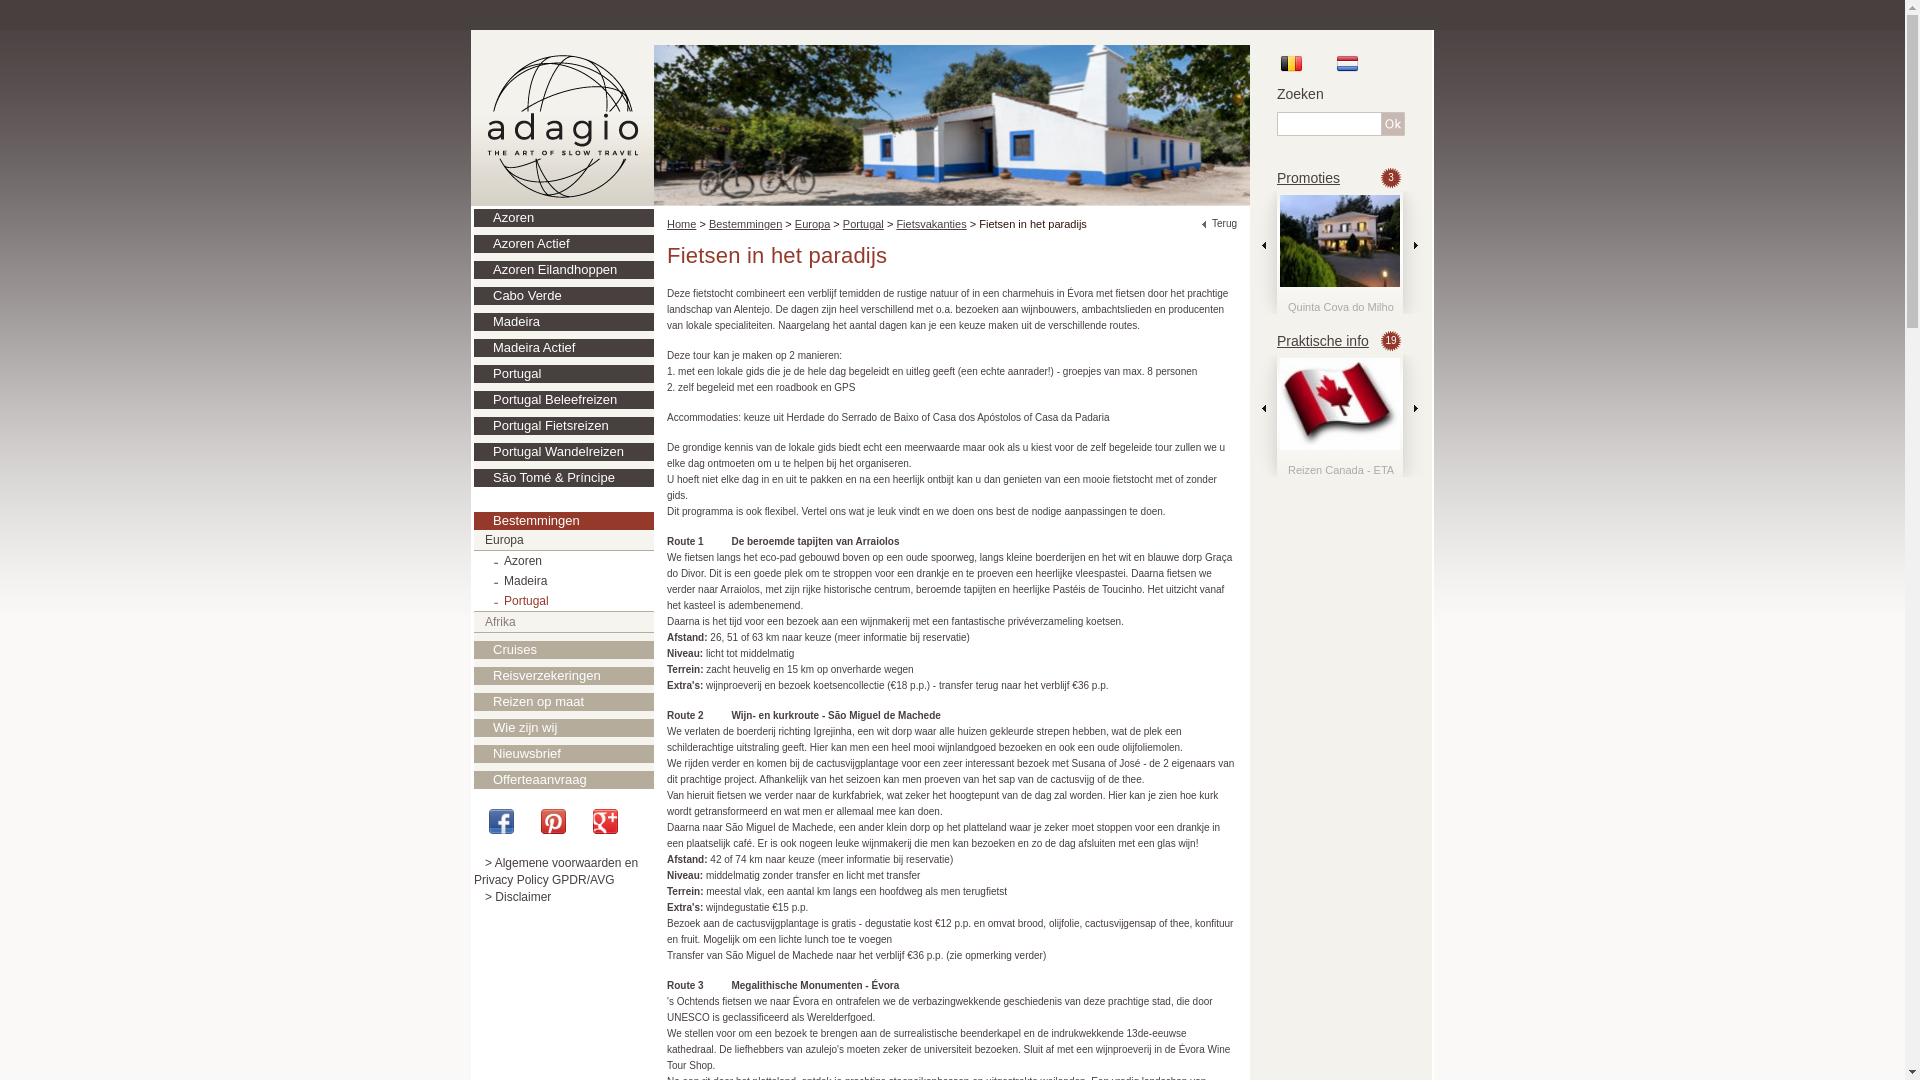 The width and height of the screenshot is (1920, 1080). I want to click on 'Terug', so click(1218, 223).